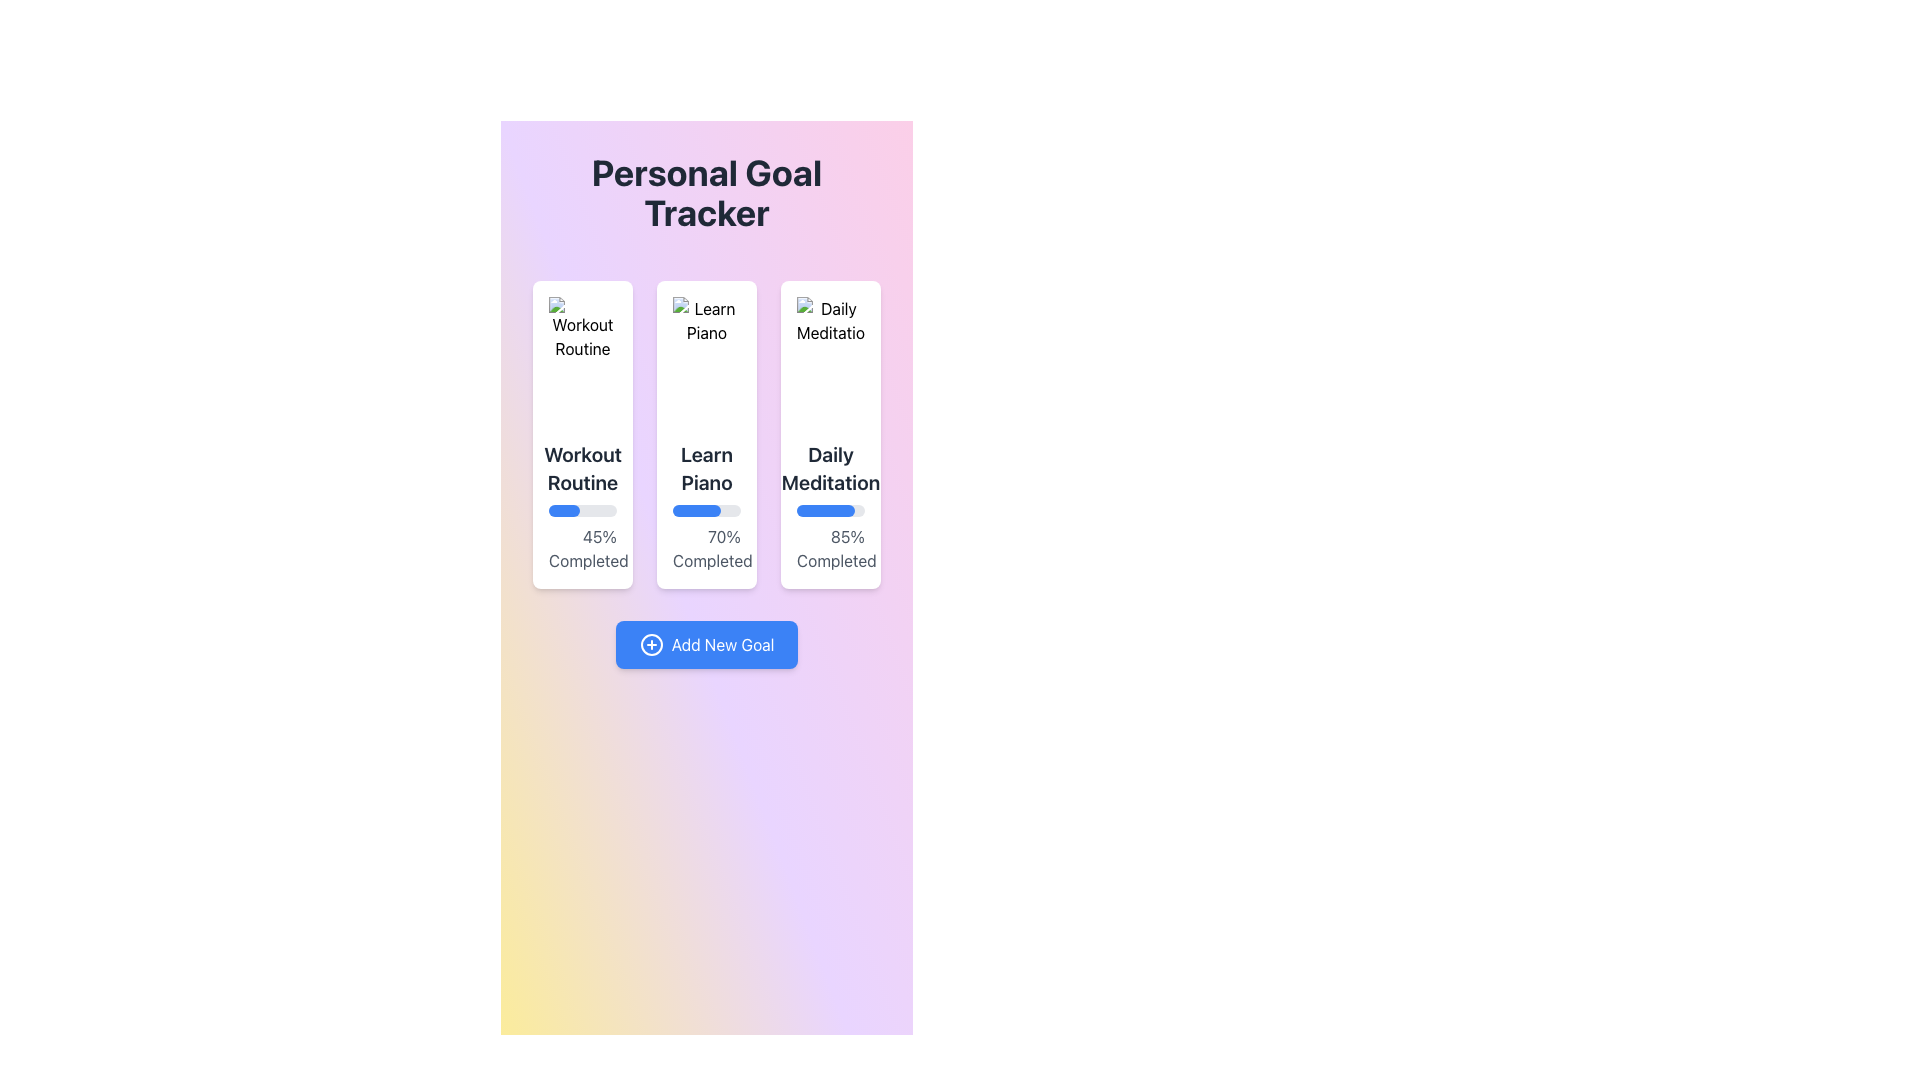  What do you see at coordinates (706, 509) in the screenshot?
I see `the progress bar that indicates 70% completion, located centrally among the goal cards in the 'Learn Piano' section, positioned below the text 'Learn Piano' and above '70% Completed'` at bounding box center [706, 509].